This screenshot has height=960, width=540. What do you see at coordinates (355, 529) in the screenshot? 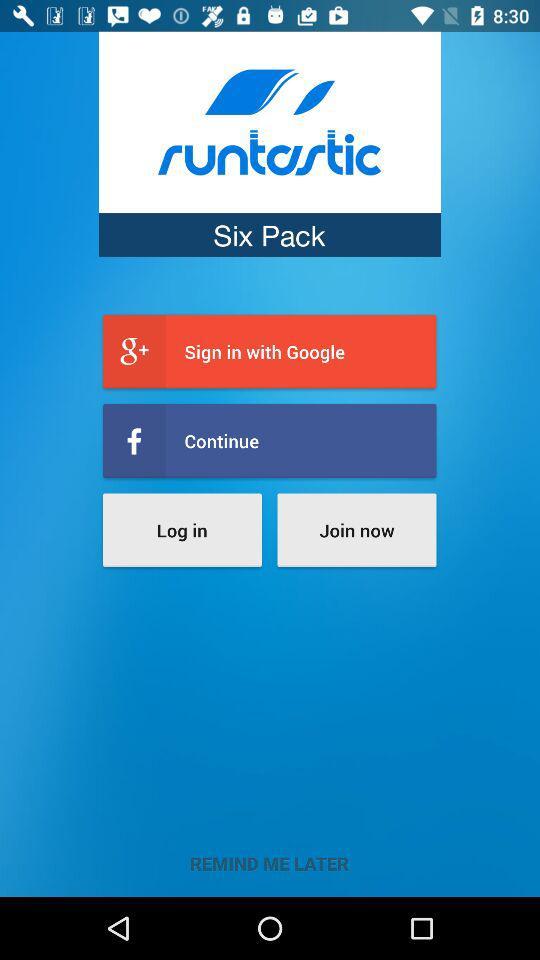
I see `the icon above the remind me later` at bounding box center [355, 529].